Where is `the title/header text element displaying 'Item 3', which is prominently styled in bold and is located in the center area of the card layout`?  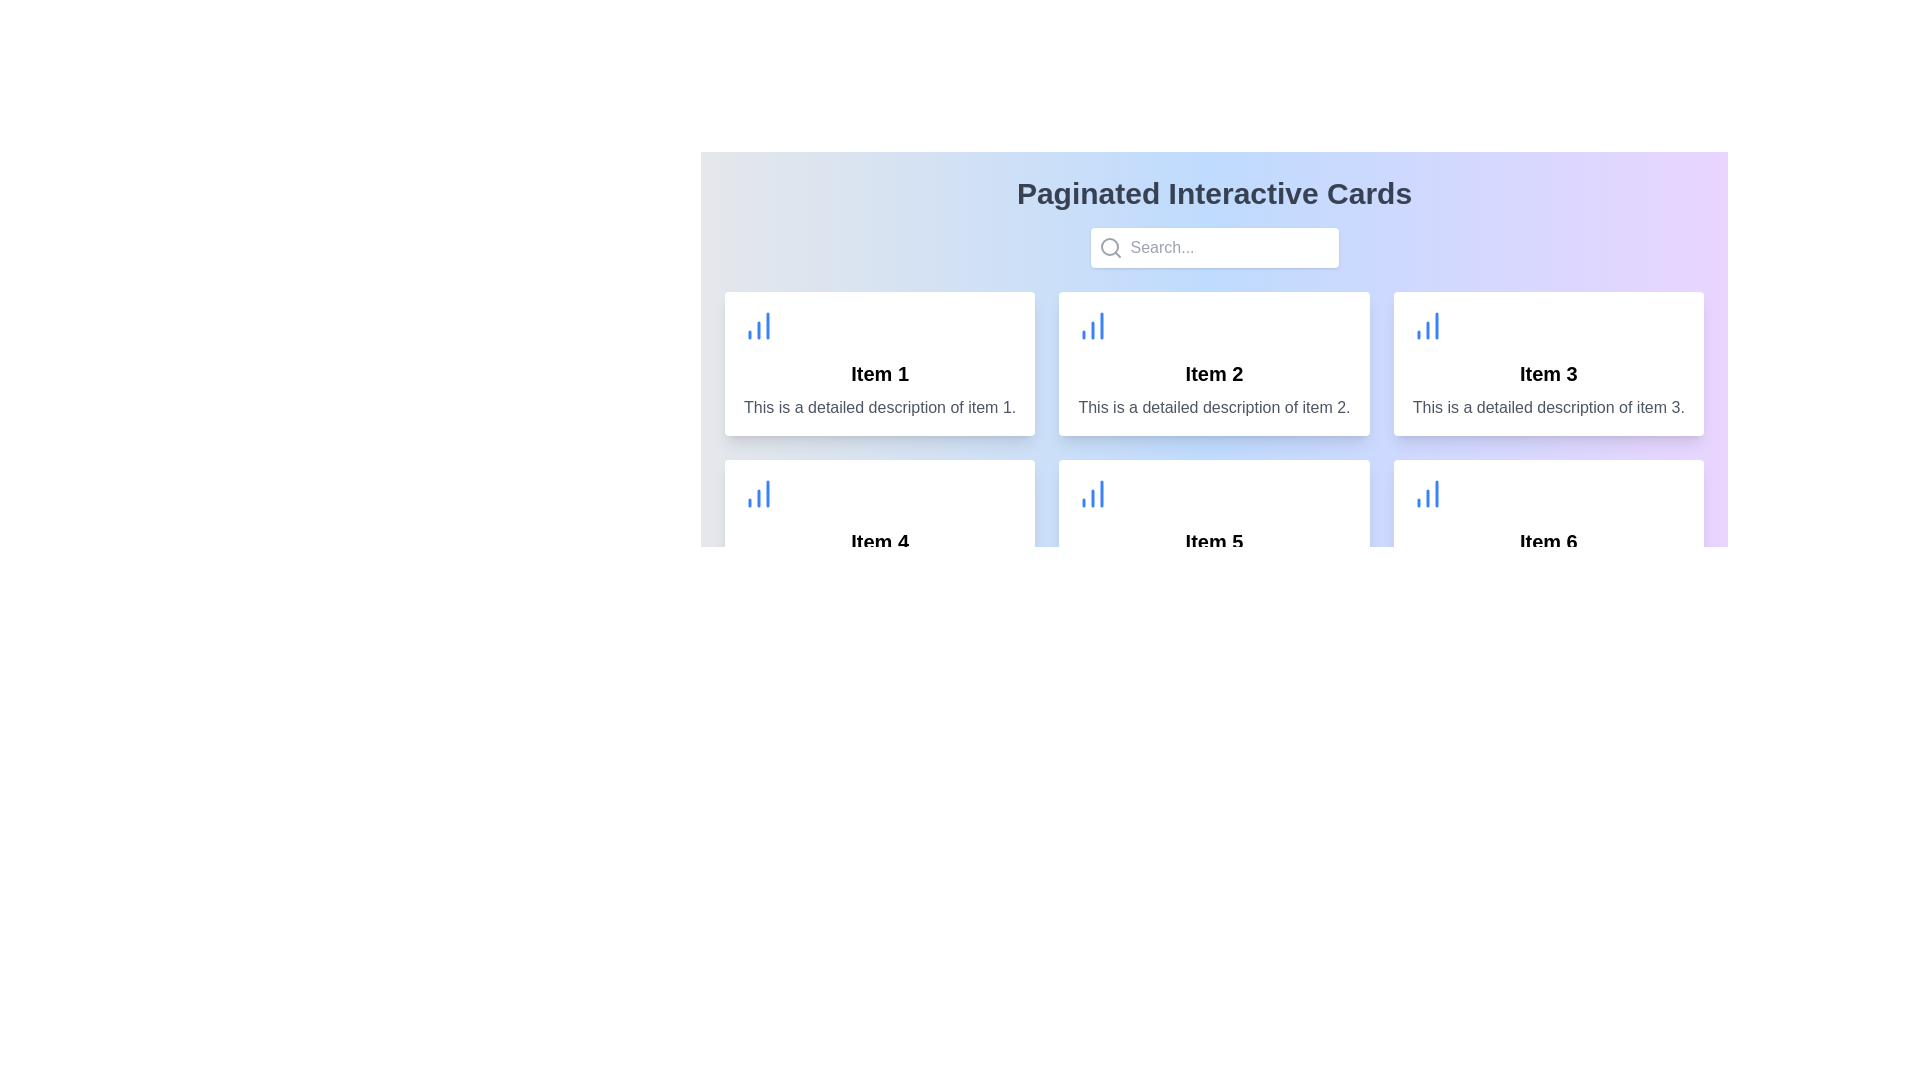
the title/header text element displaying 'Item 3', which is prominently styled in bold and is located in the center area of the card layout is located at coordinates (1547, 374).